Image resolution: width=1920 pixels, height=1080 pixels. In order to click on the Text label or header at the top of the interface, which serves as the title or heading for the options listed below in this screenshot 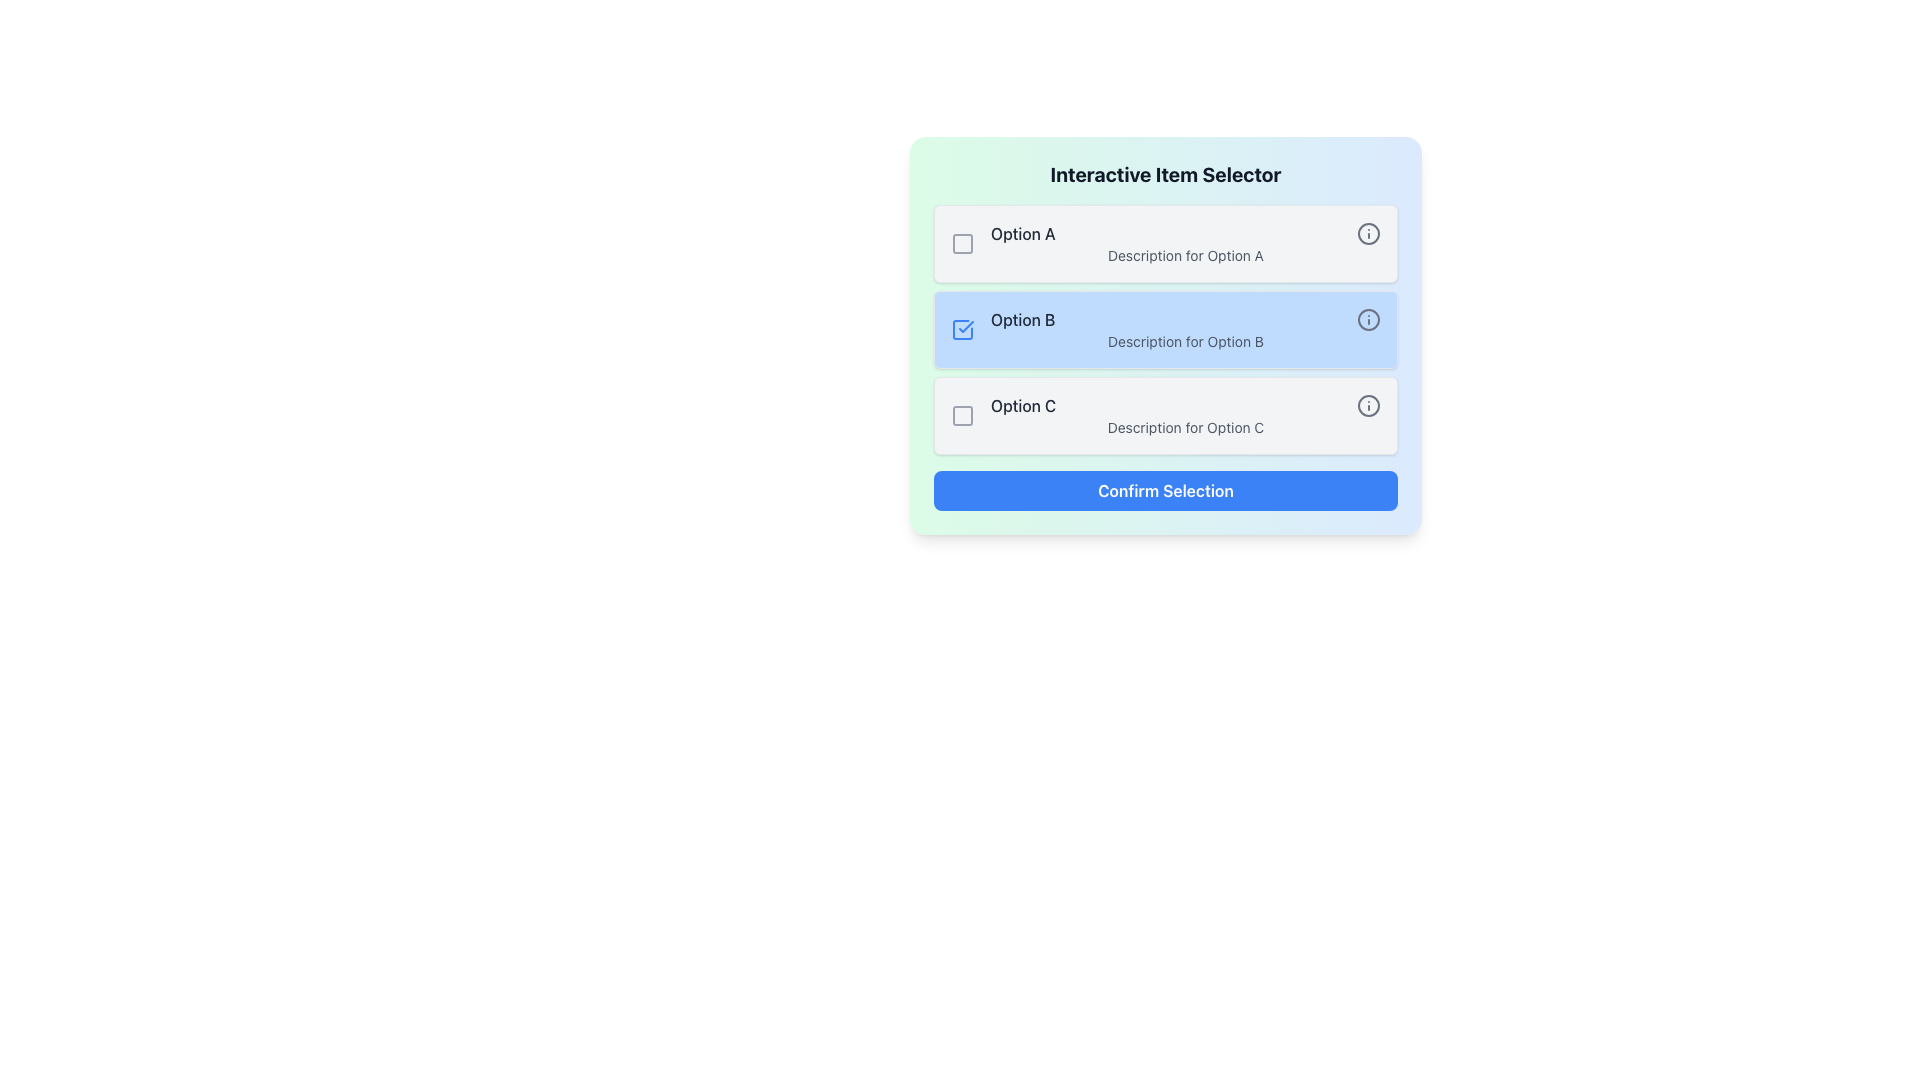, I will do `click(1166, 173)`.